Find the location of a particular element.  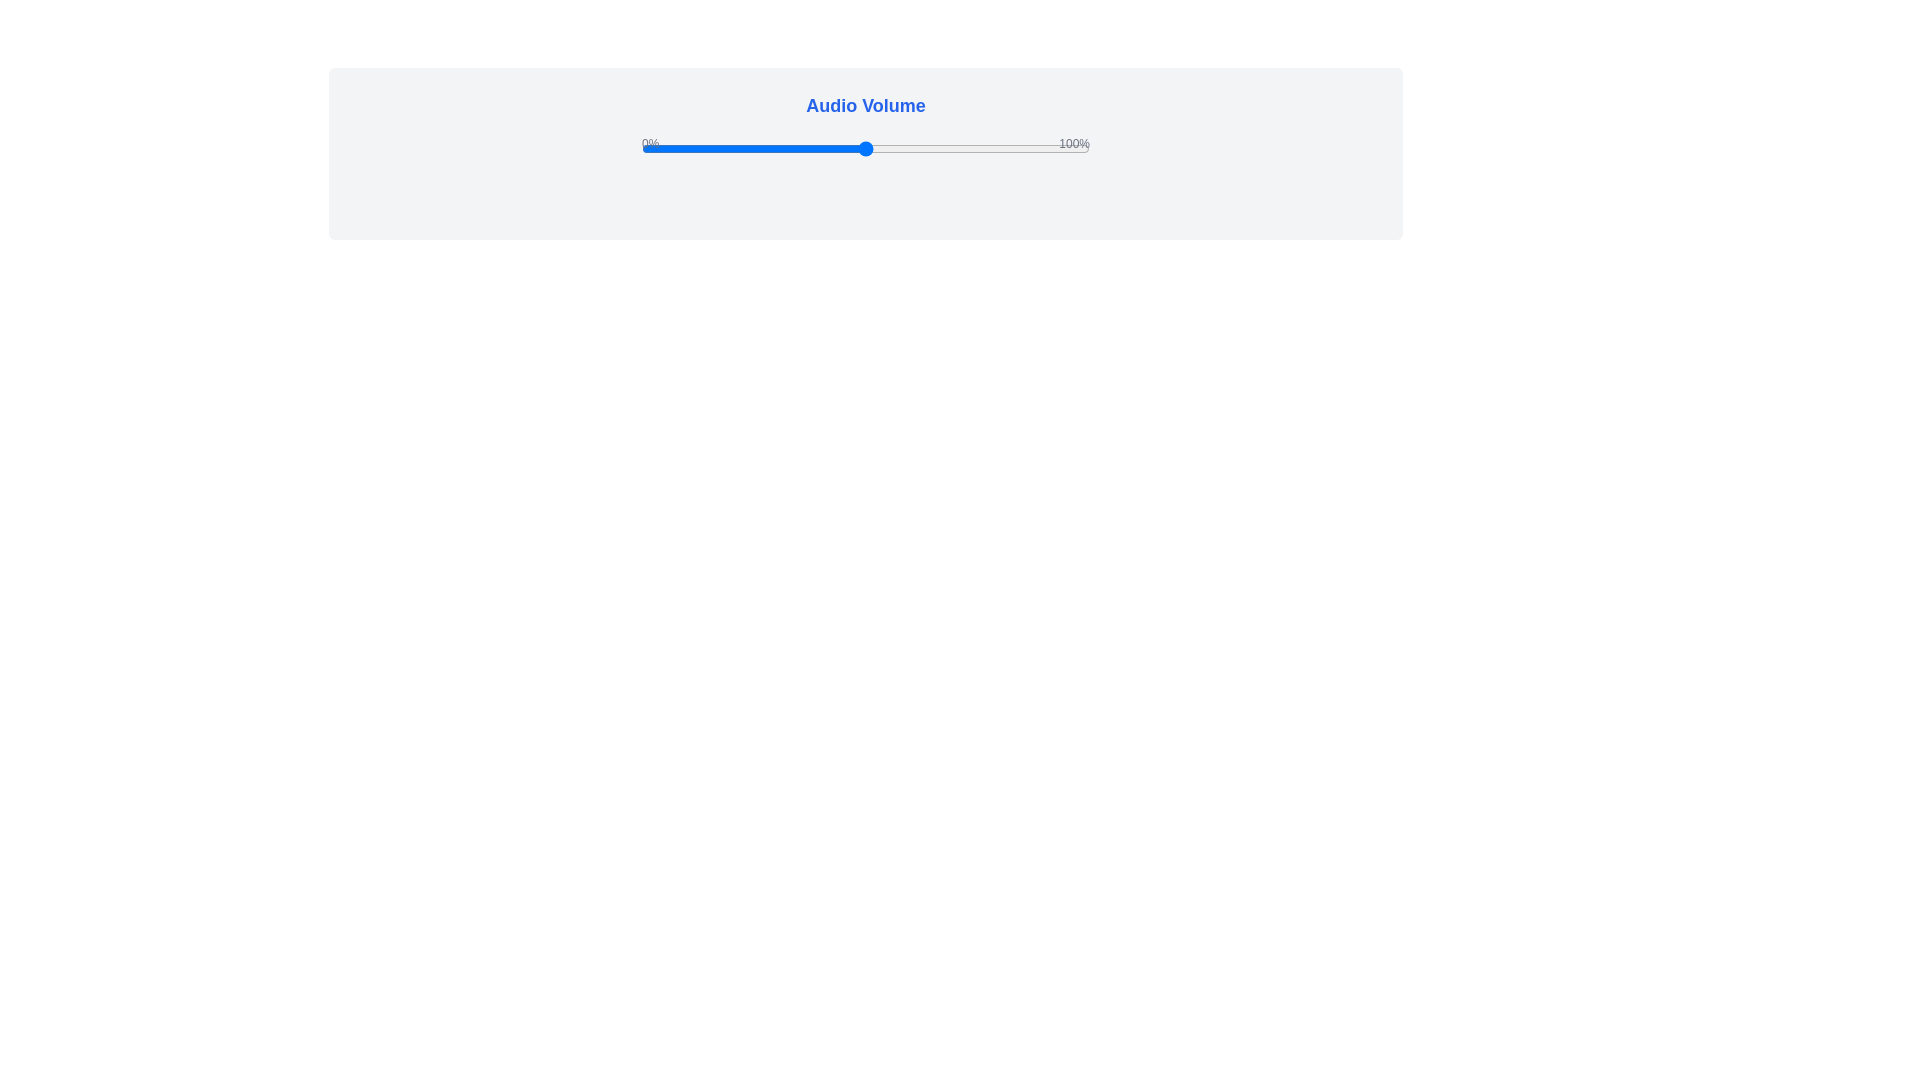

the audio volume is located at coordinates (982, 148).